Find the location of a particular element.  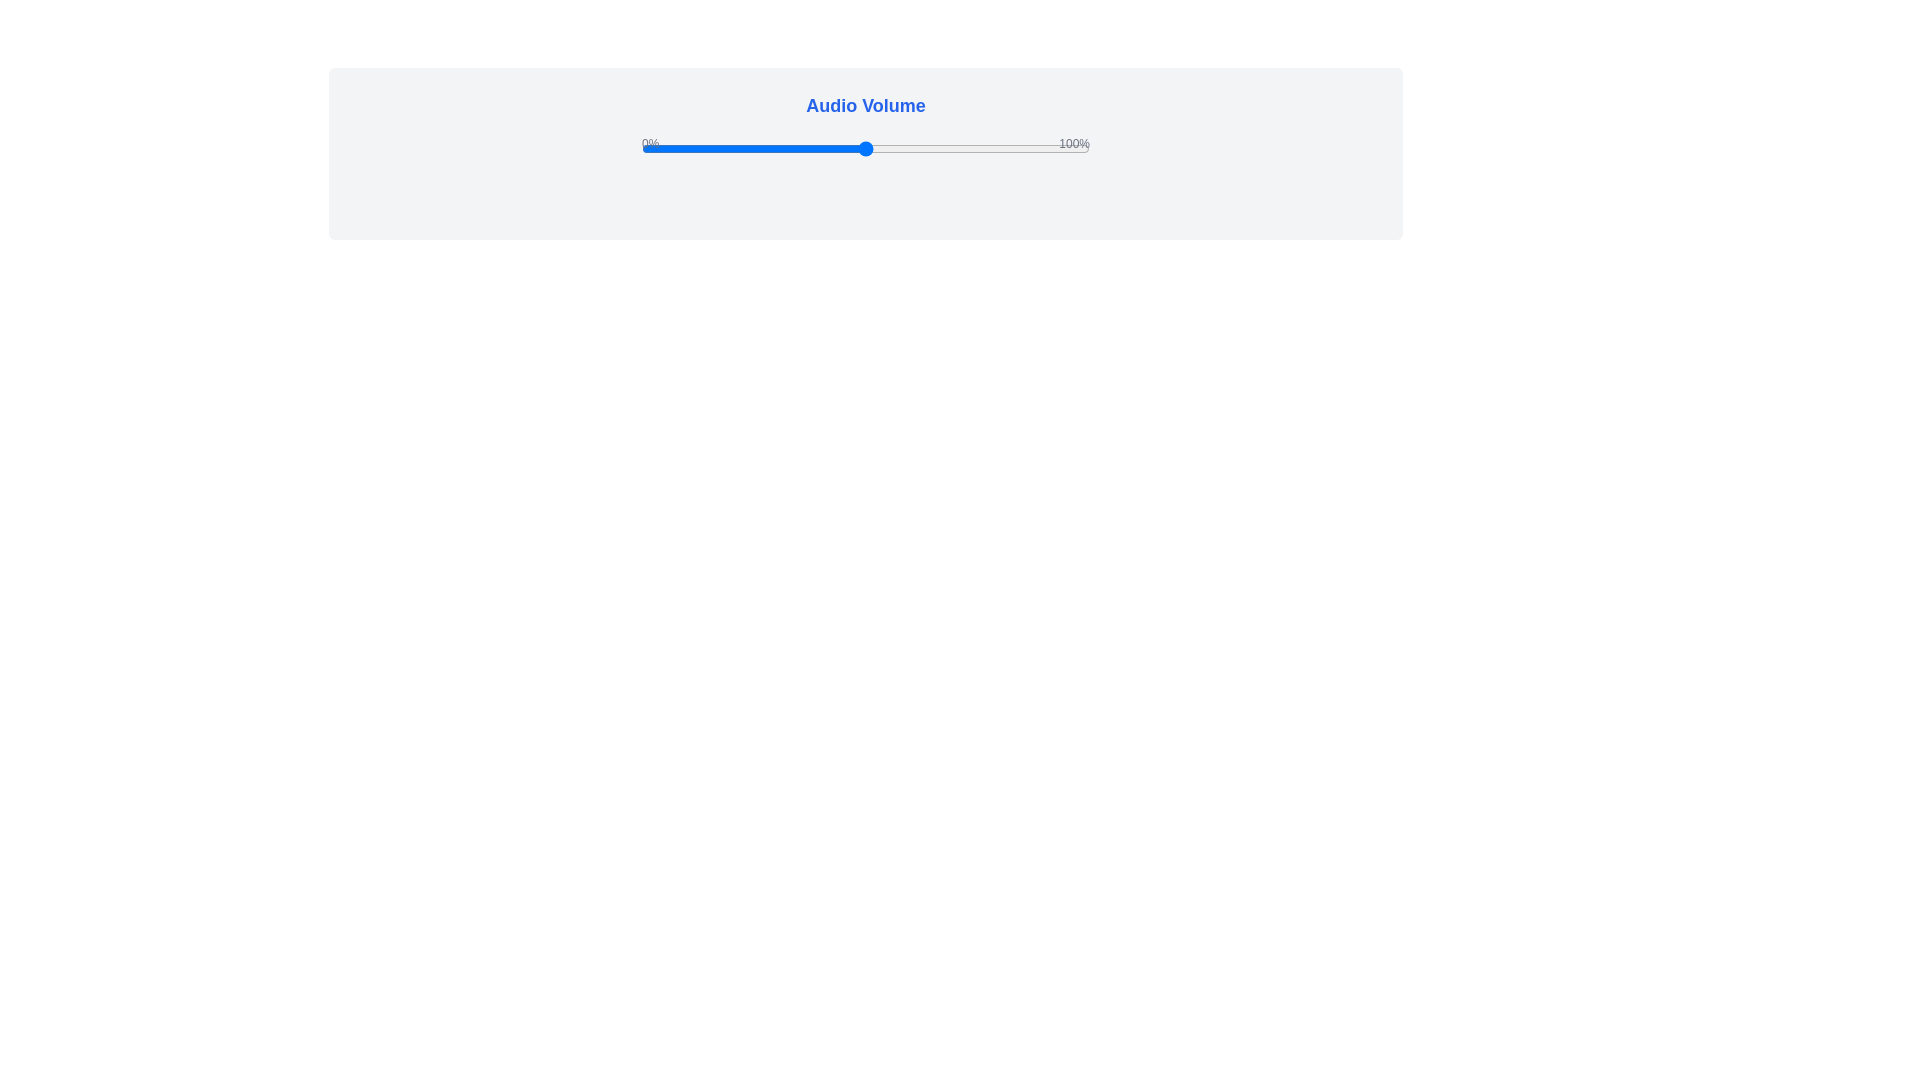

the audio volume is located at coordinates (982, 148).